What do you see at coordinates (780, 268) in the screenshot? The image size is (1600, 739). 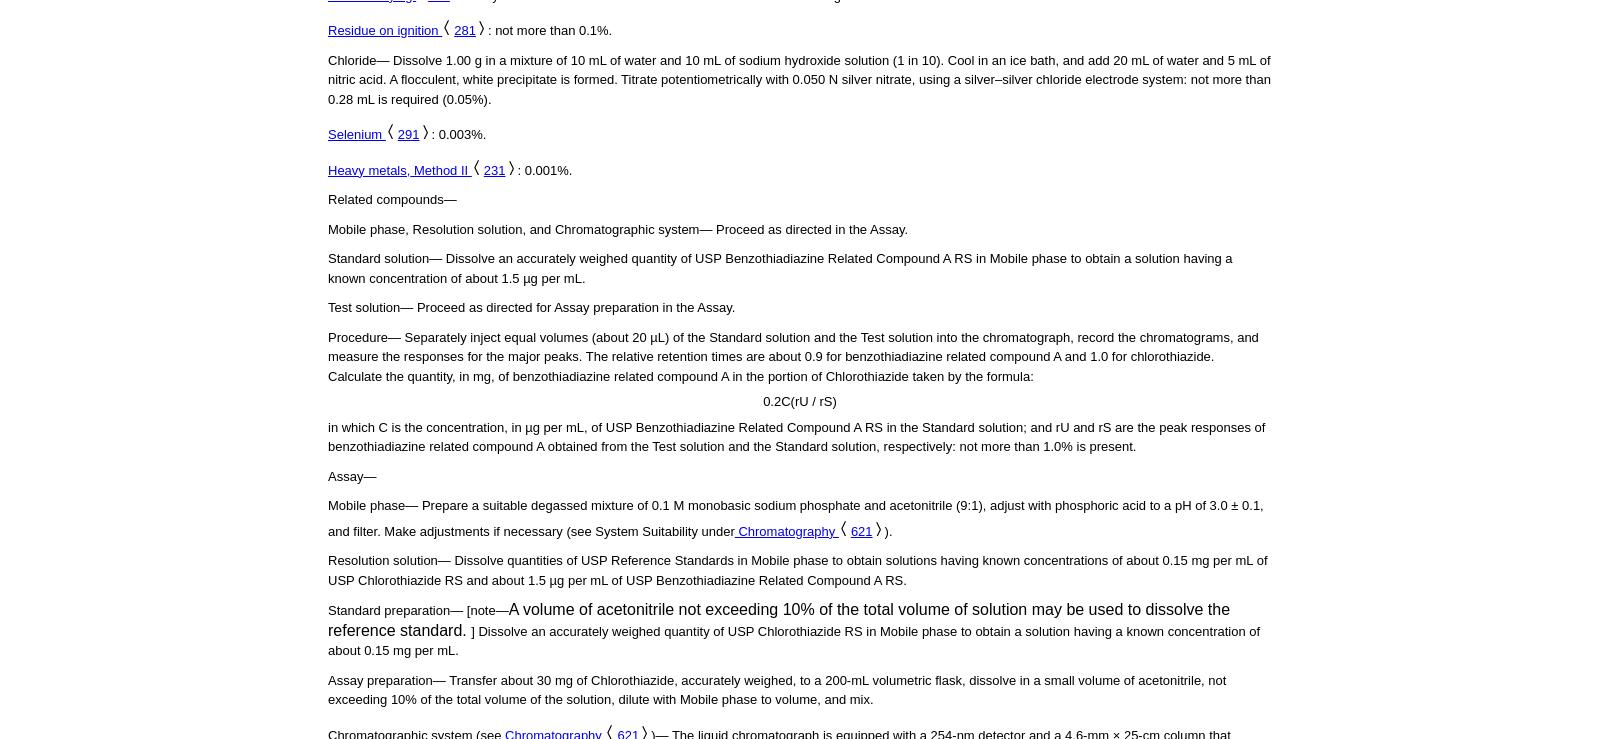 I see `'to obtain a solution having a known concentration of about 1.5 µg per mL.'` at bounding box center [780, 268].